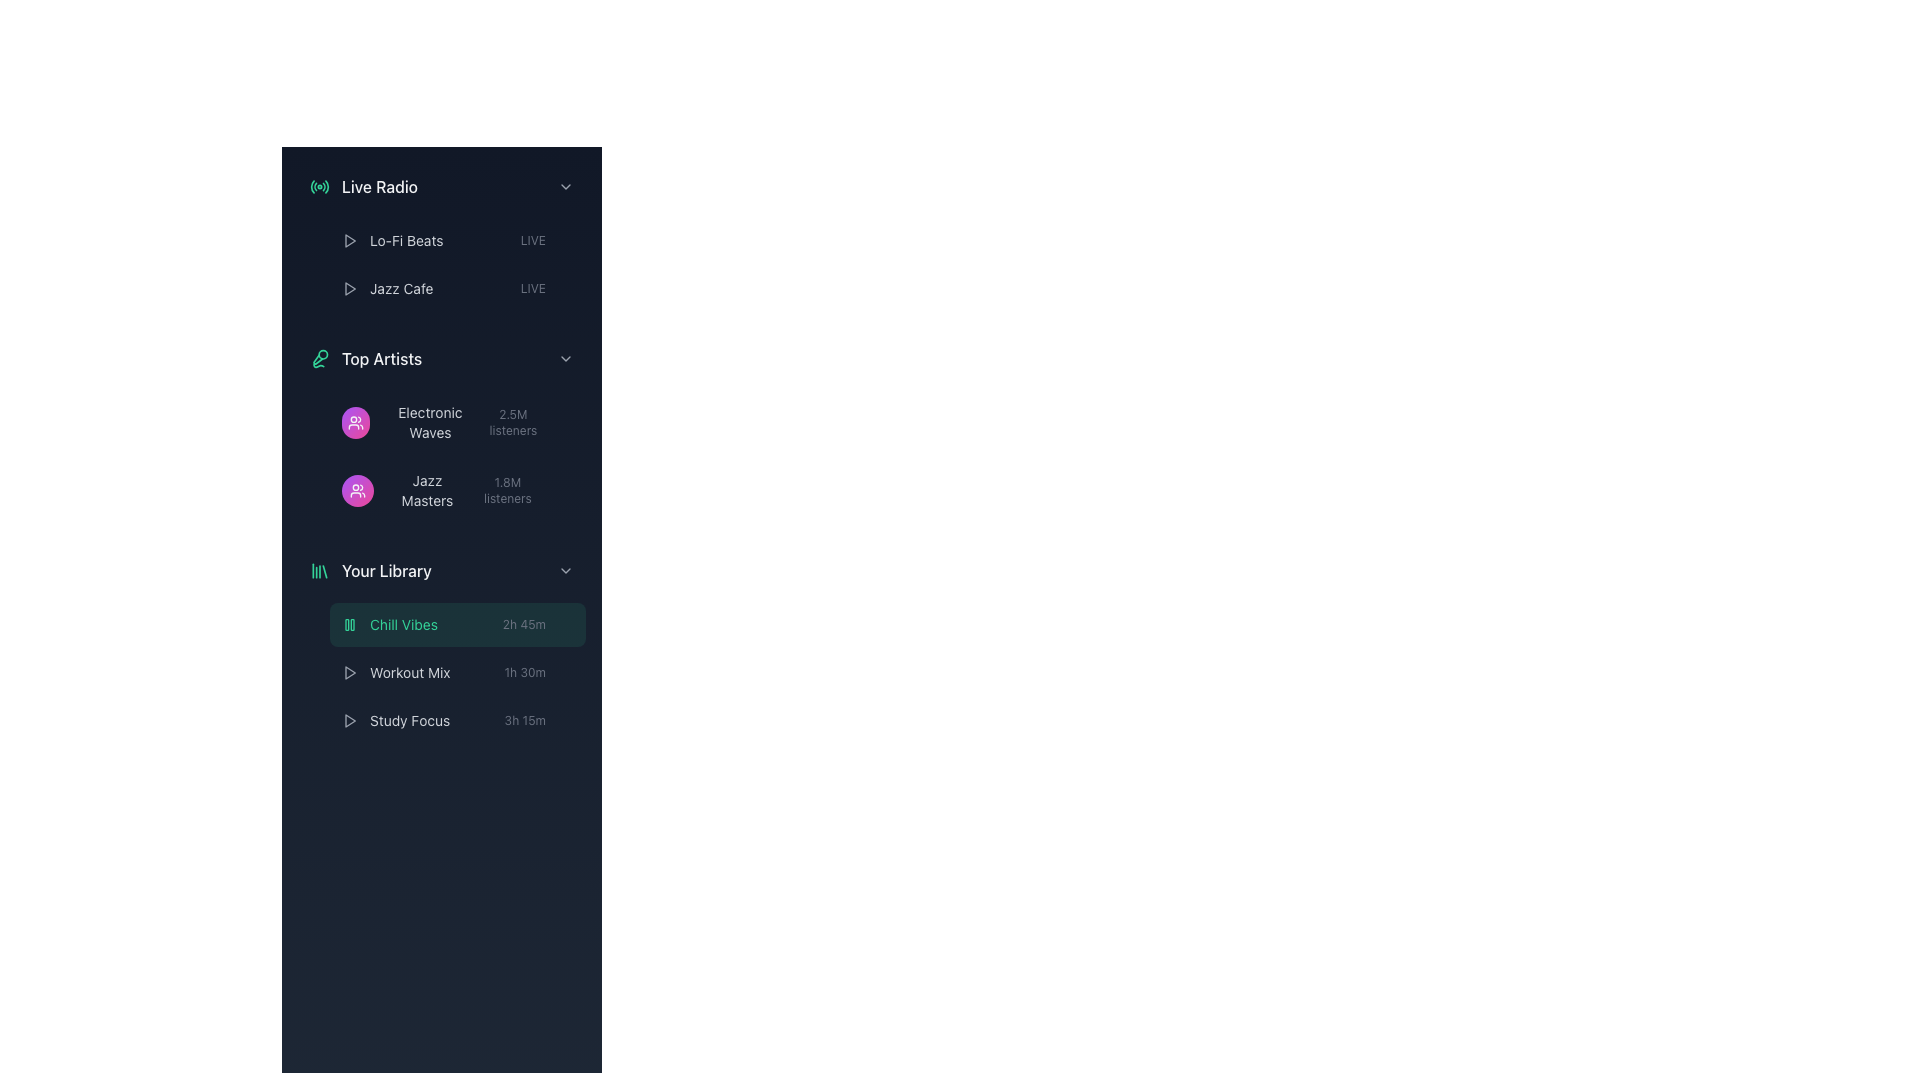 This screenshot has height=1080, width=1920. Describe the element at coordinates (539, 721) in the screenshot. I see `the informational text label displaying the time duration '3h 15m' for the 'Study Focus' item in the 'Your Library' section` at that location.